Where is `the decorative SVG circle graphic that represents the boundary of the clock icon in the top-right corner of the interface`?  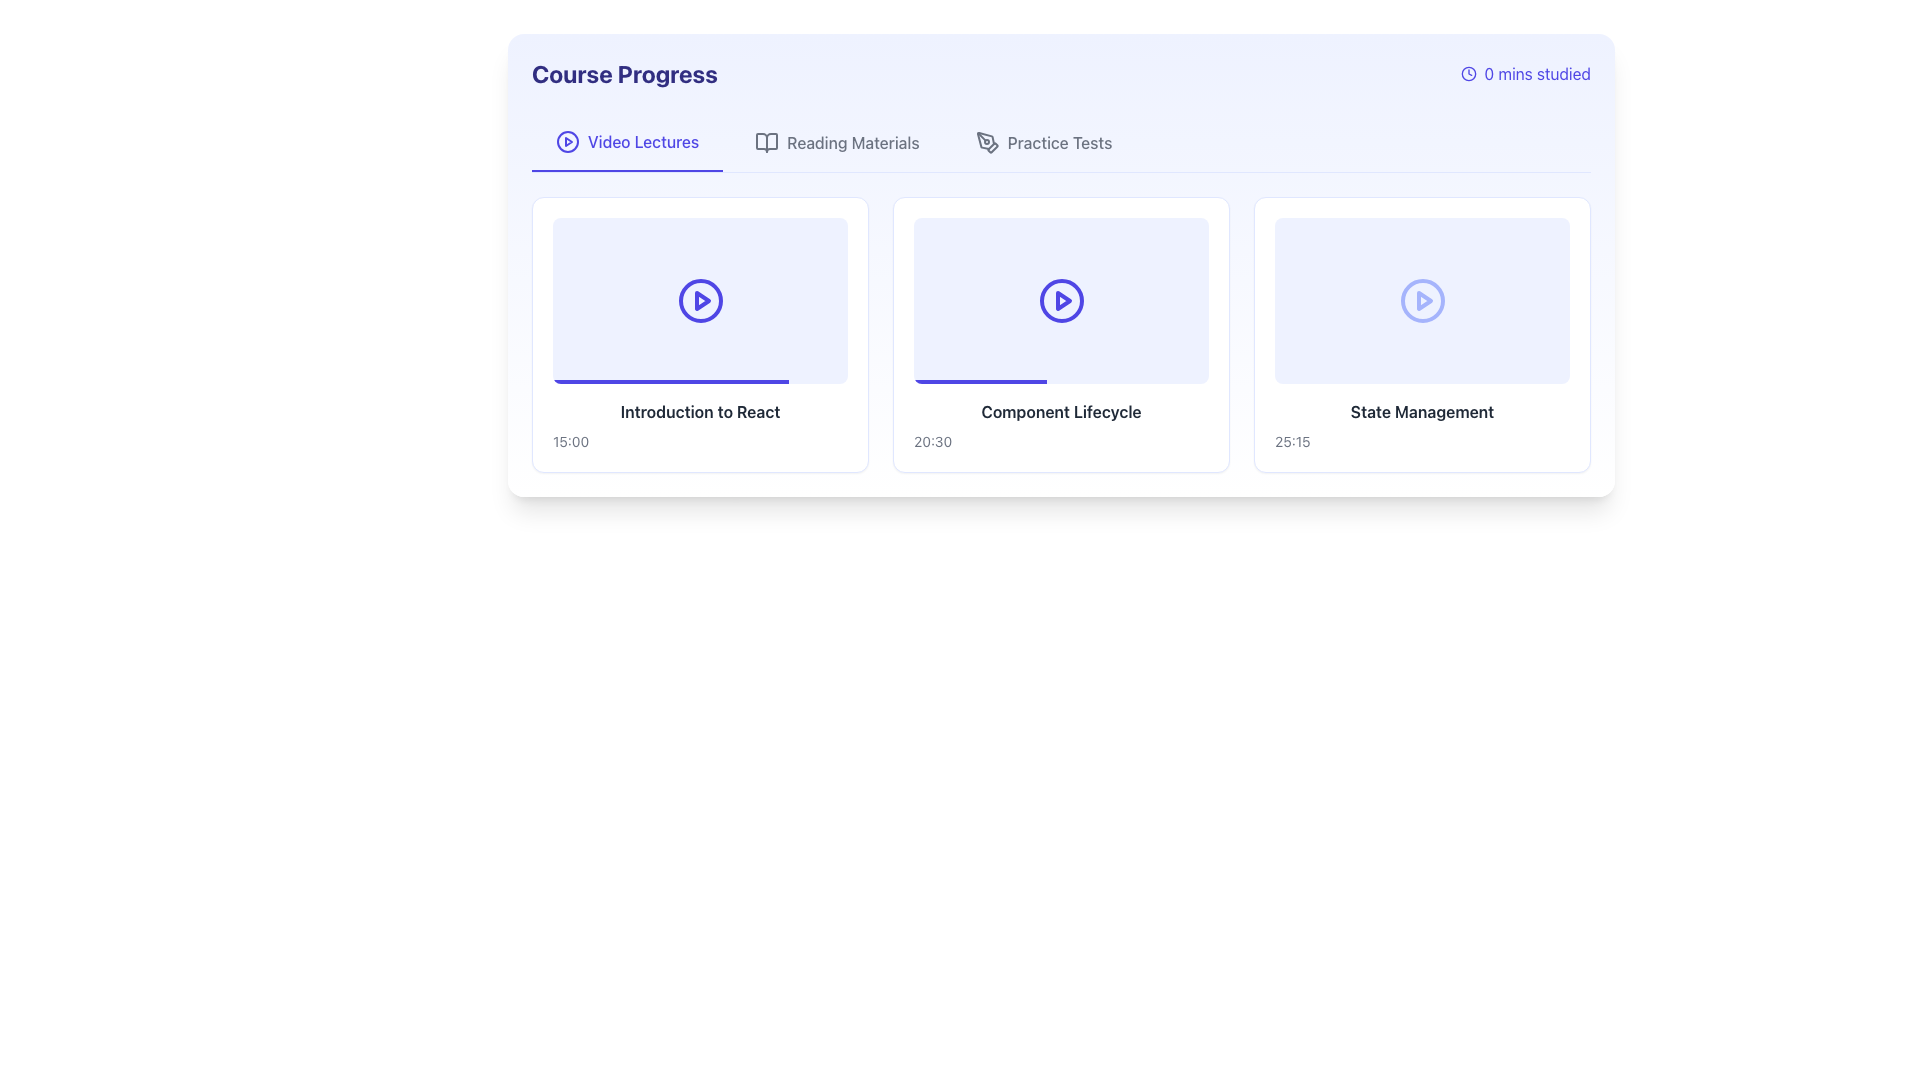 the decorative SVG circle graphic that represents the boundary of the clock icon in the top-right corner of the interface is located at coordinates (1468, 72).